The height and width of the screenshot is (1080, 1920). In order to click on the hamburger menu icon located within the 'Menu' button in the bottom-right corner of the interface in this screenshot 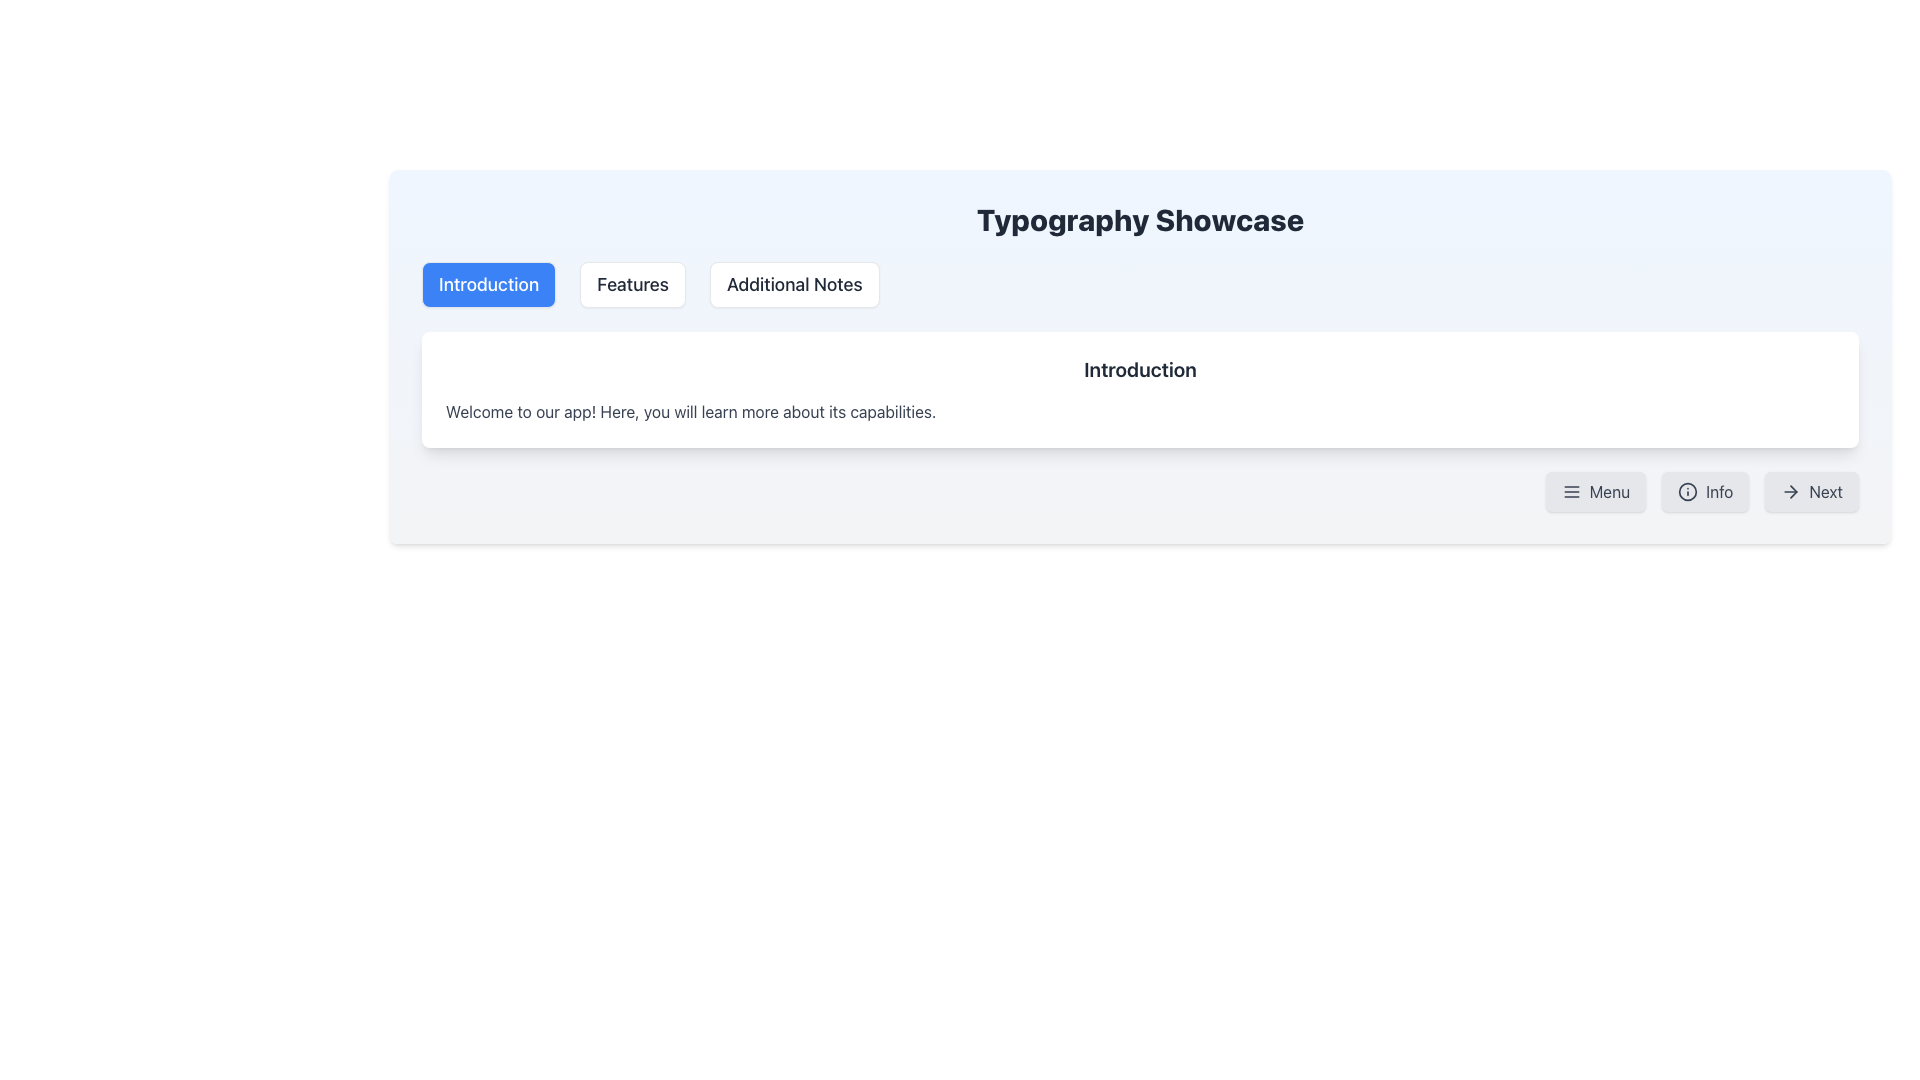, I will do `click(1570, 492)`.